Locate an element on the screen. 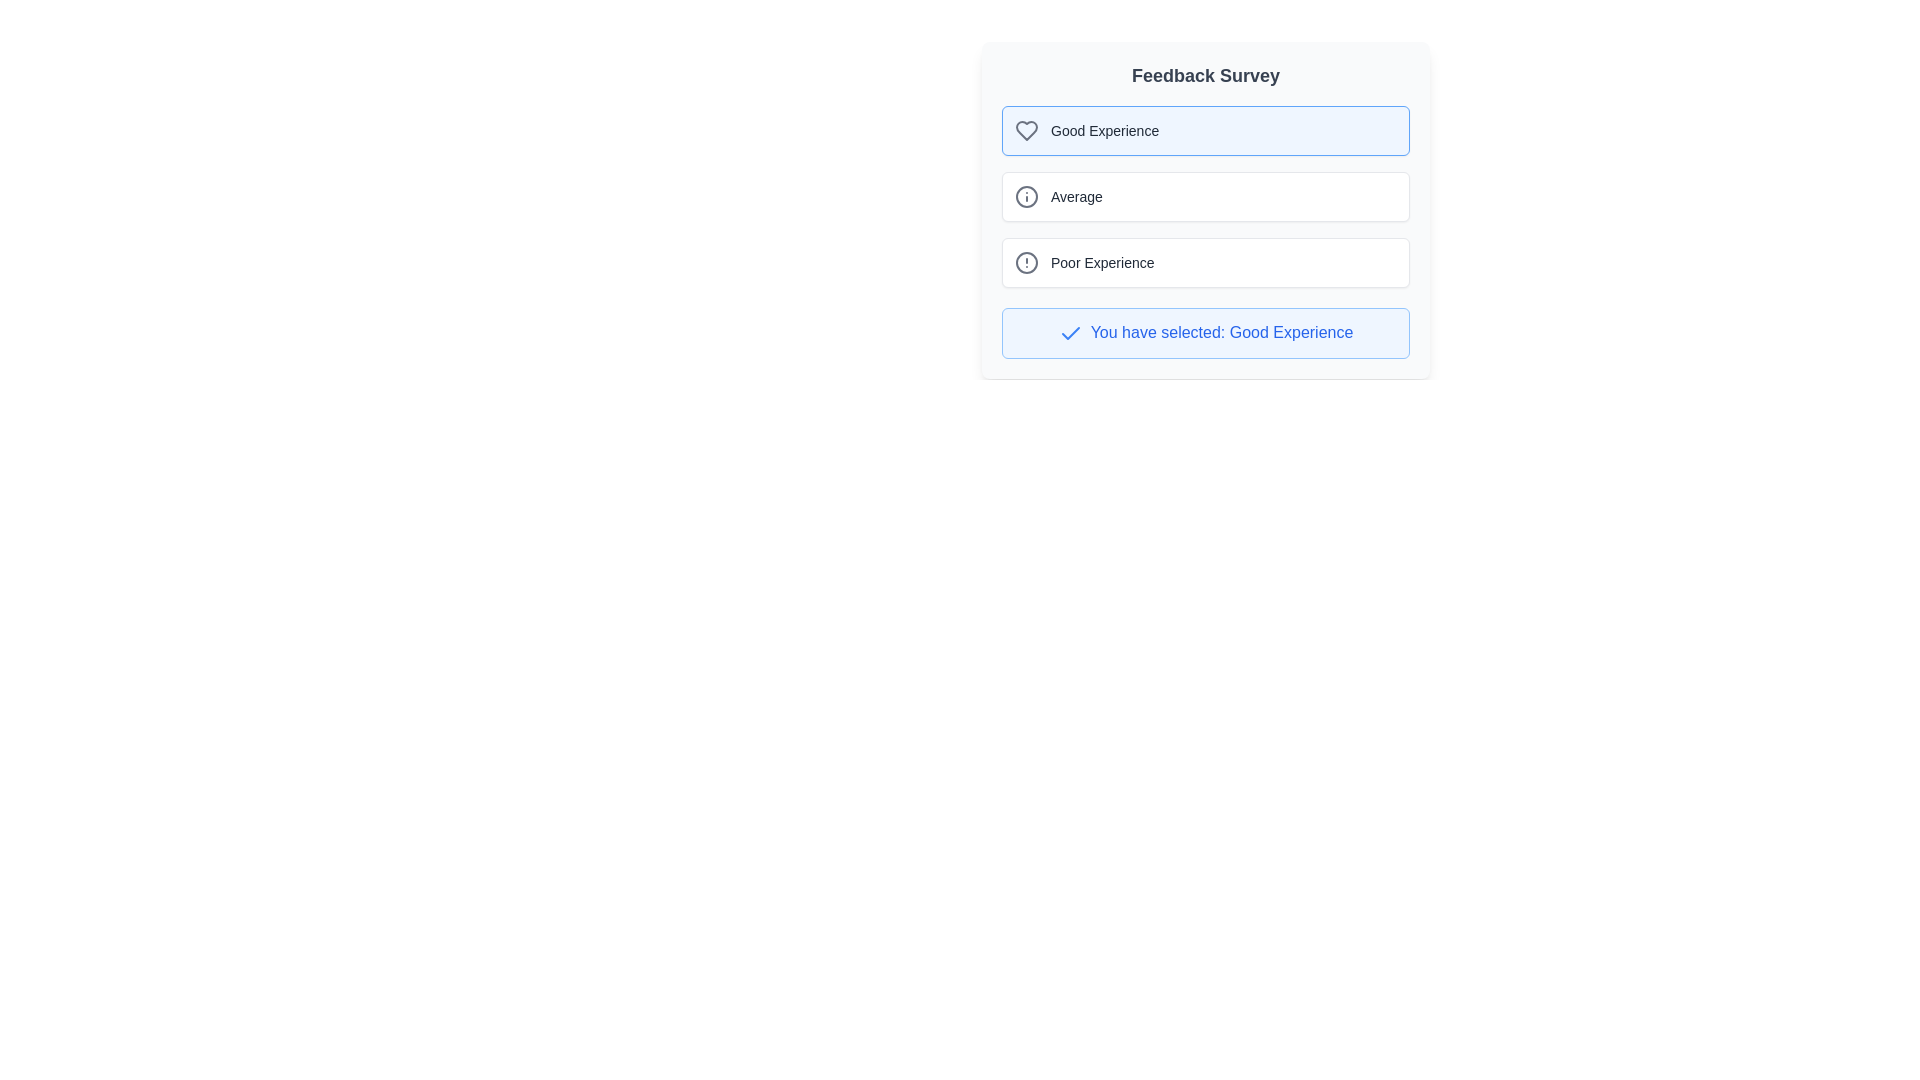  the 'Average' feedback level button in the survey to change its style is located at coordinates (1204, 196).